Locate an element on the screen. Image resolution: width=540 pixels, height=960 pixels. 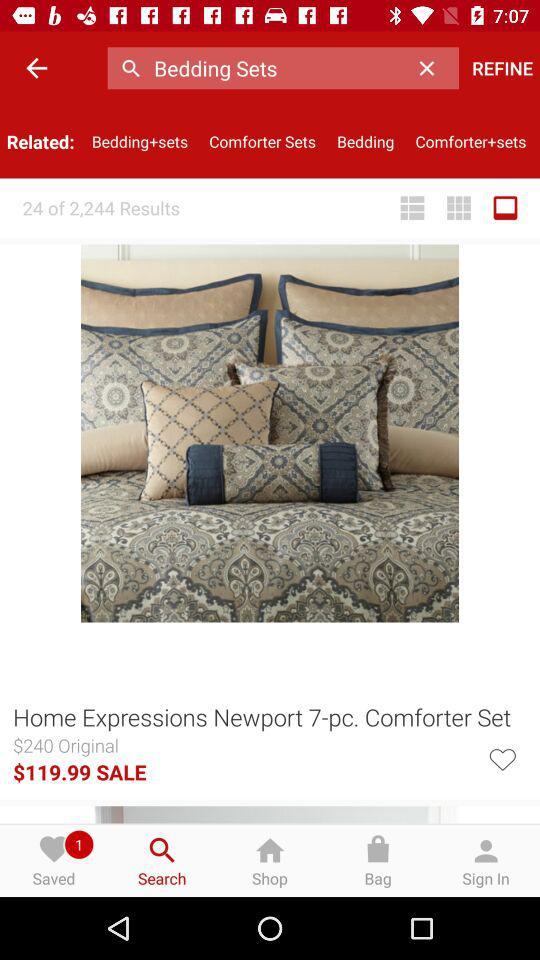
the item next to the refine item is located at coordinates (431, 68).